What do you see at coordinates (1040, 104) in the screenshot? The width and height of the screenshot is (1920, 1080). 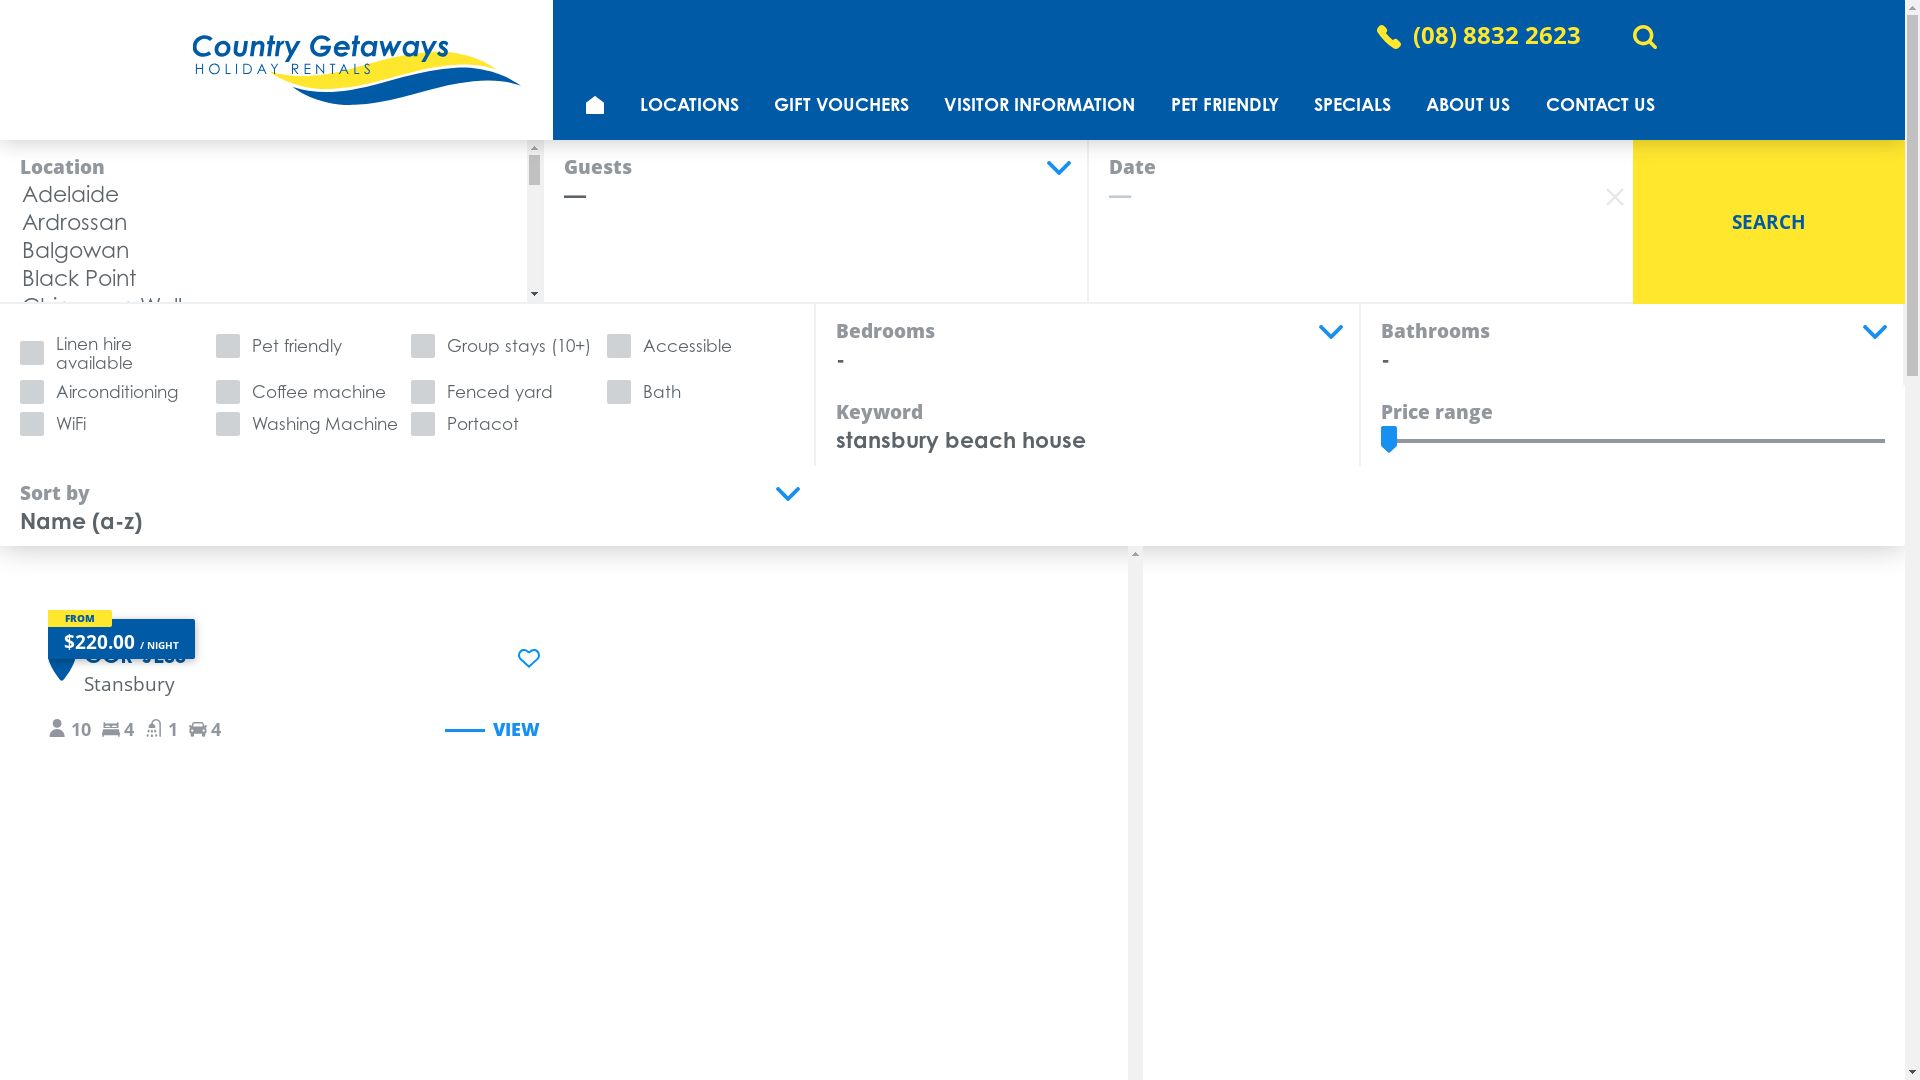 I see `'VISITOR INFORMATION'` at bounding box center [1040, 104].